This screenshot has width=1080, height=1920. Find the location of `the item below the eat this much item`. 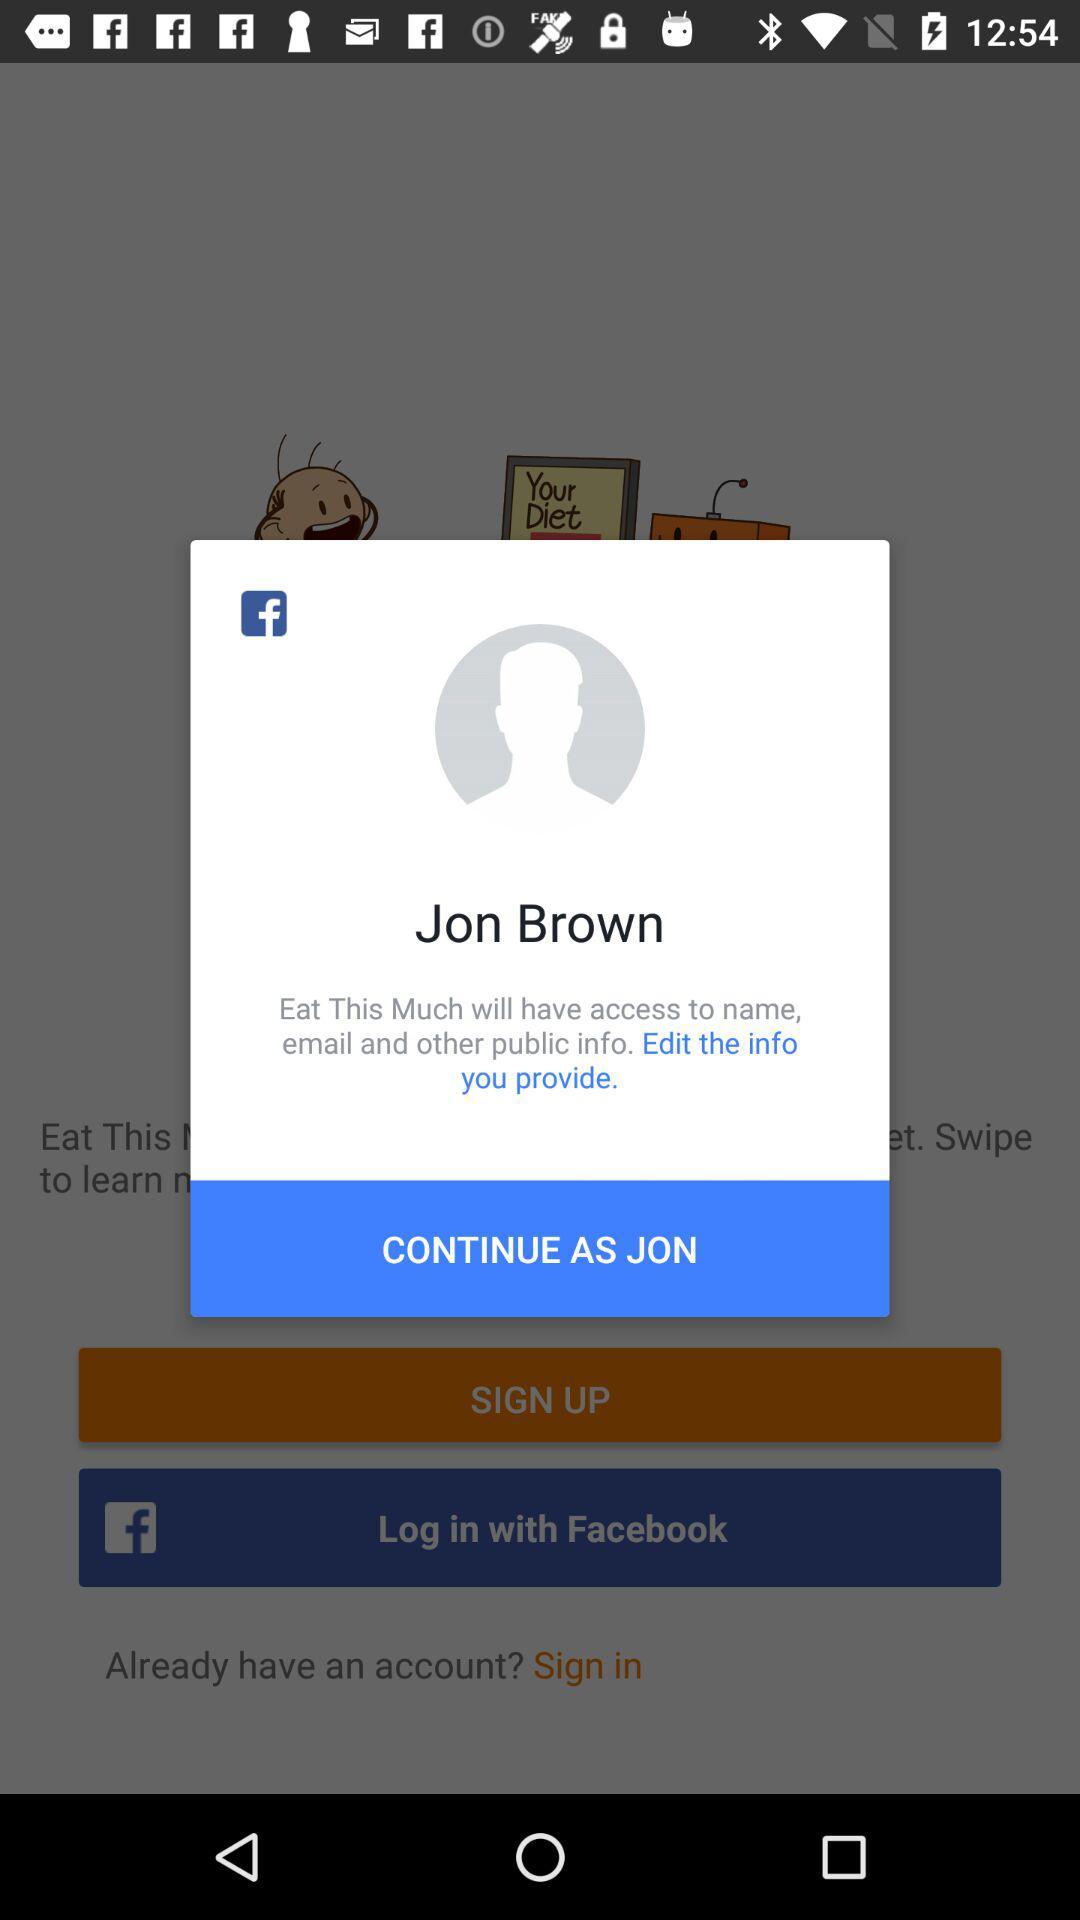

the item below the eat this much item is located at coordinates (540, 1247).